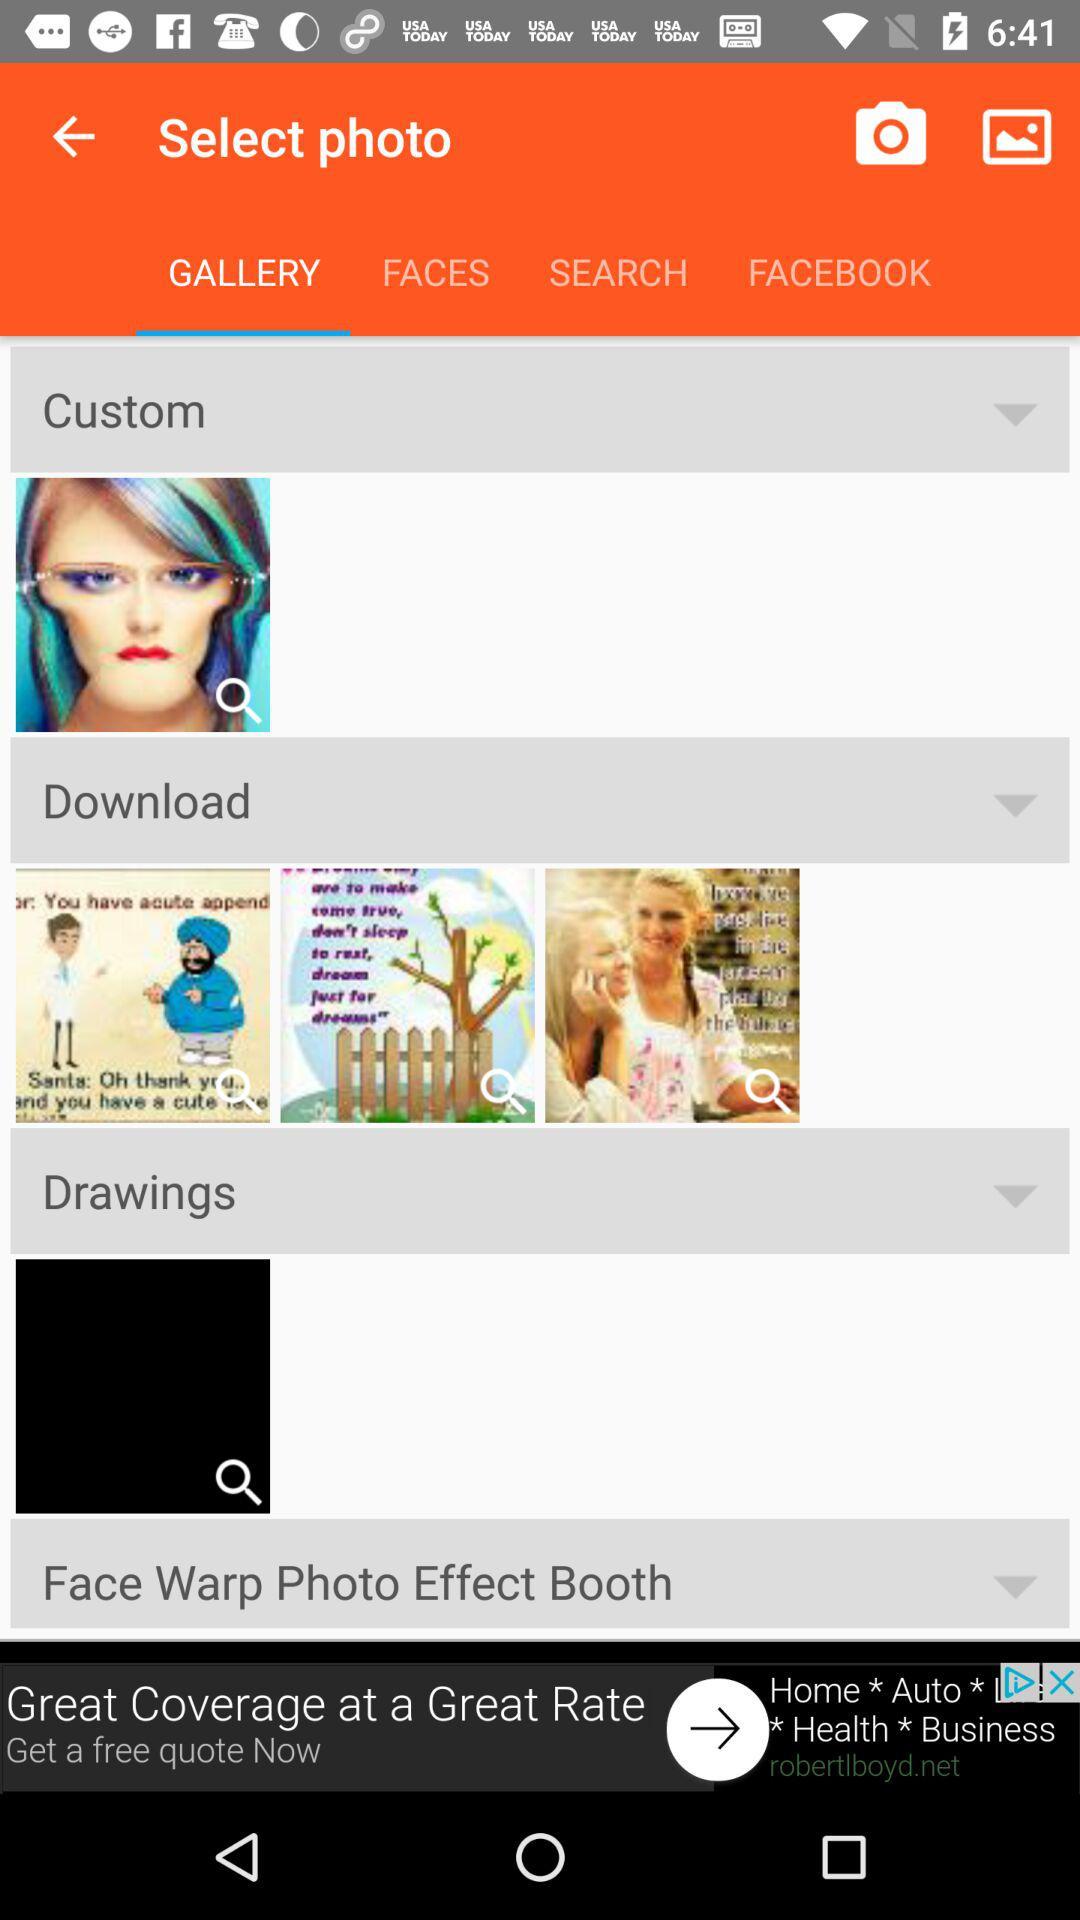  Describe the element at coordinates (540, 1727) in the screenshot. I see `advertisement for robertboyd.net` at that location.